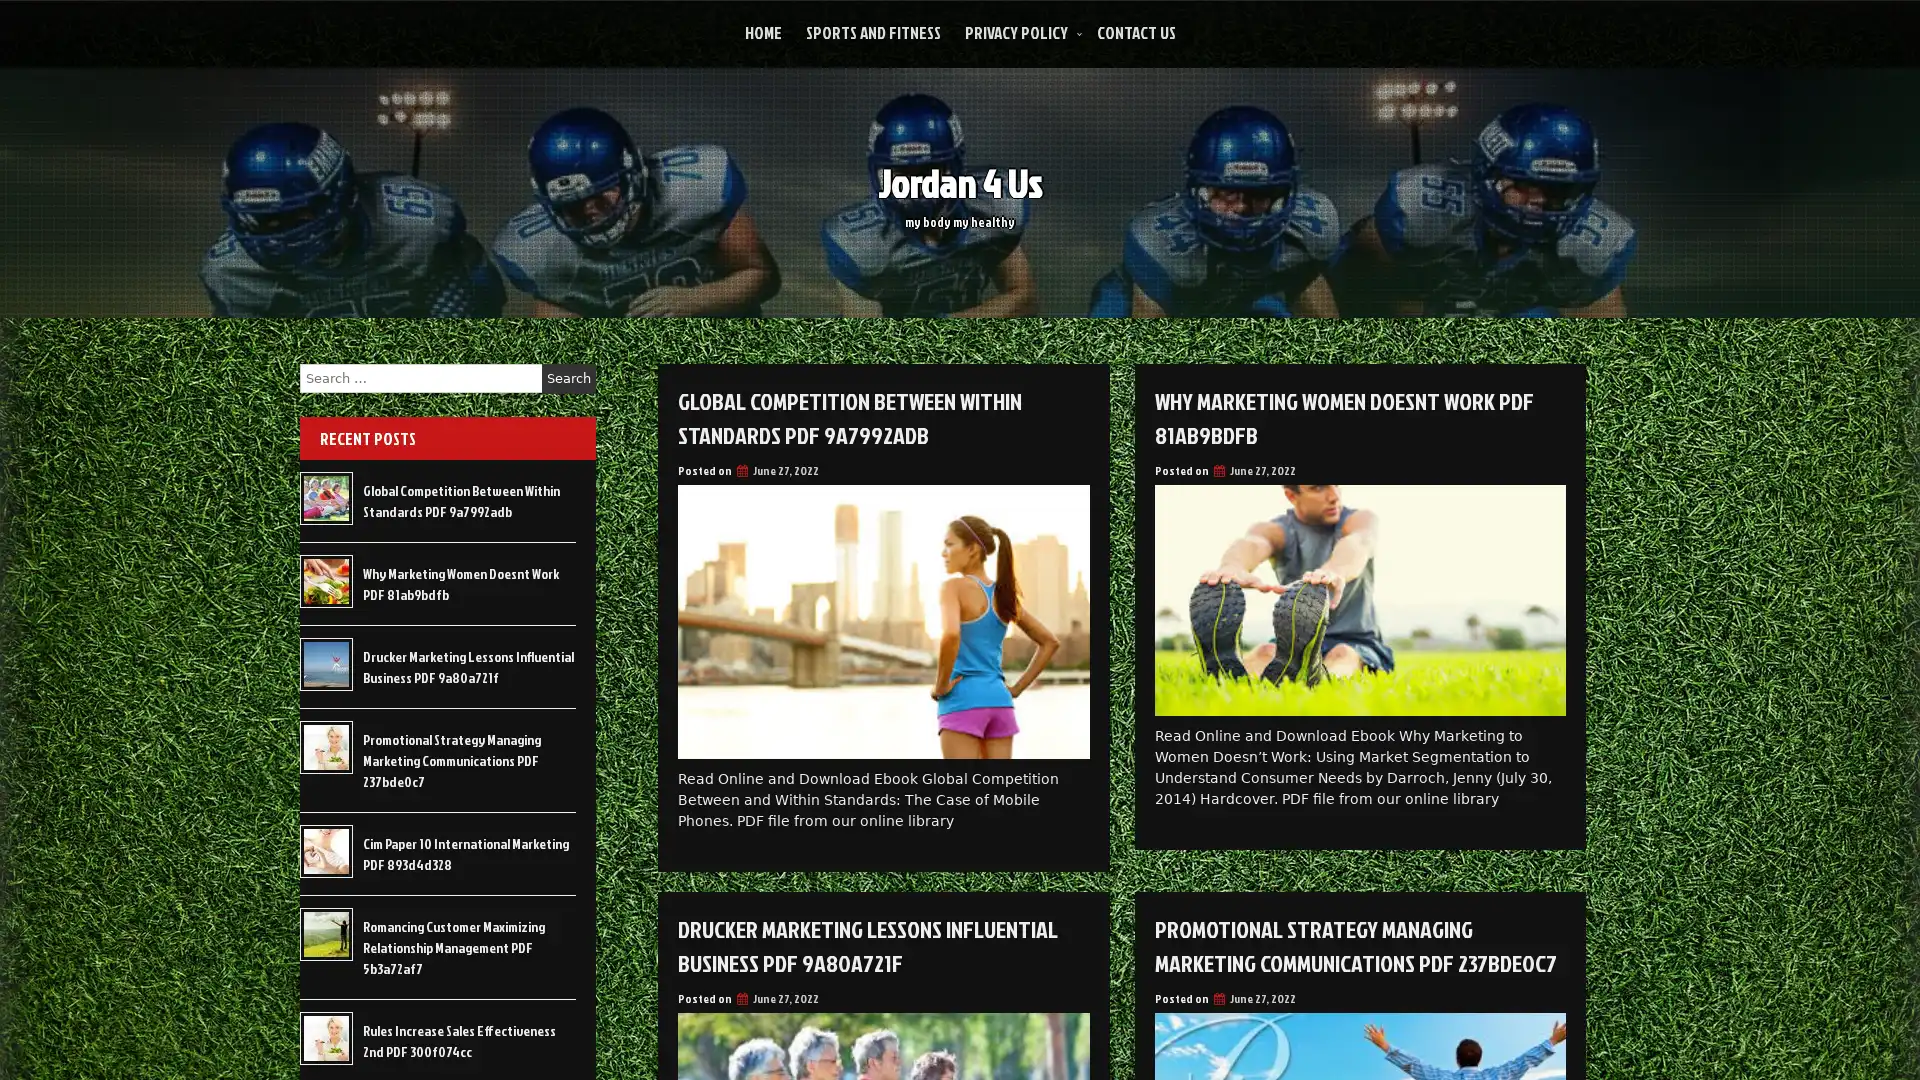 The image size is (1920, 1080). I want to click on Search, so click(568, 378).